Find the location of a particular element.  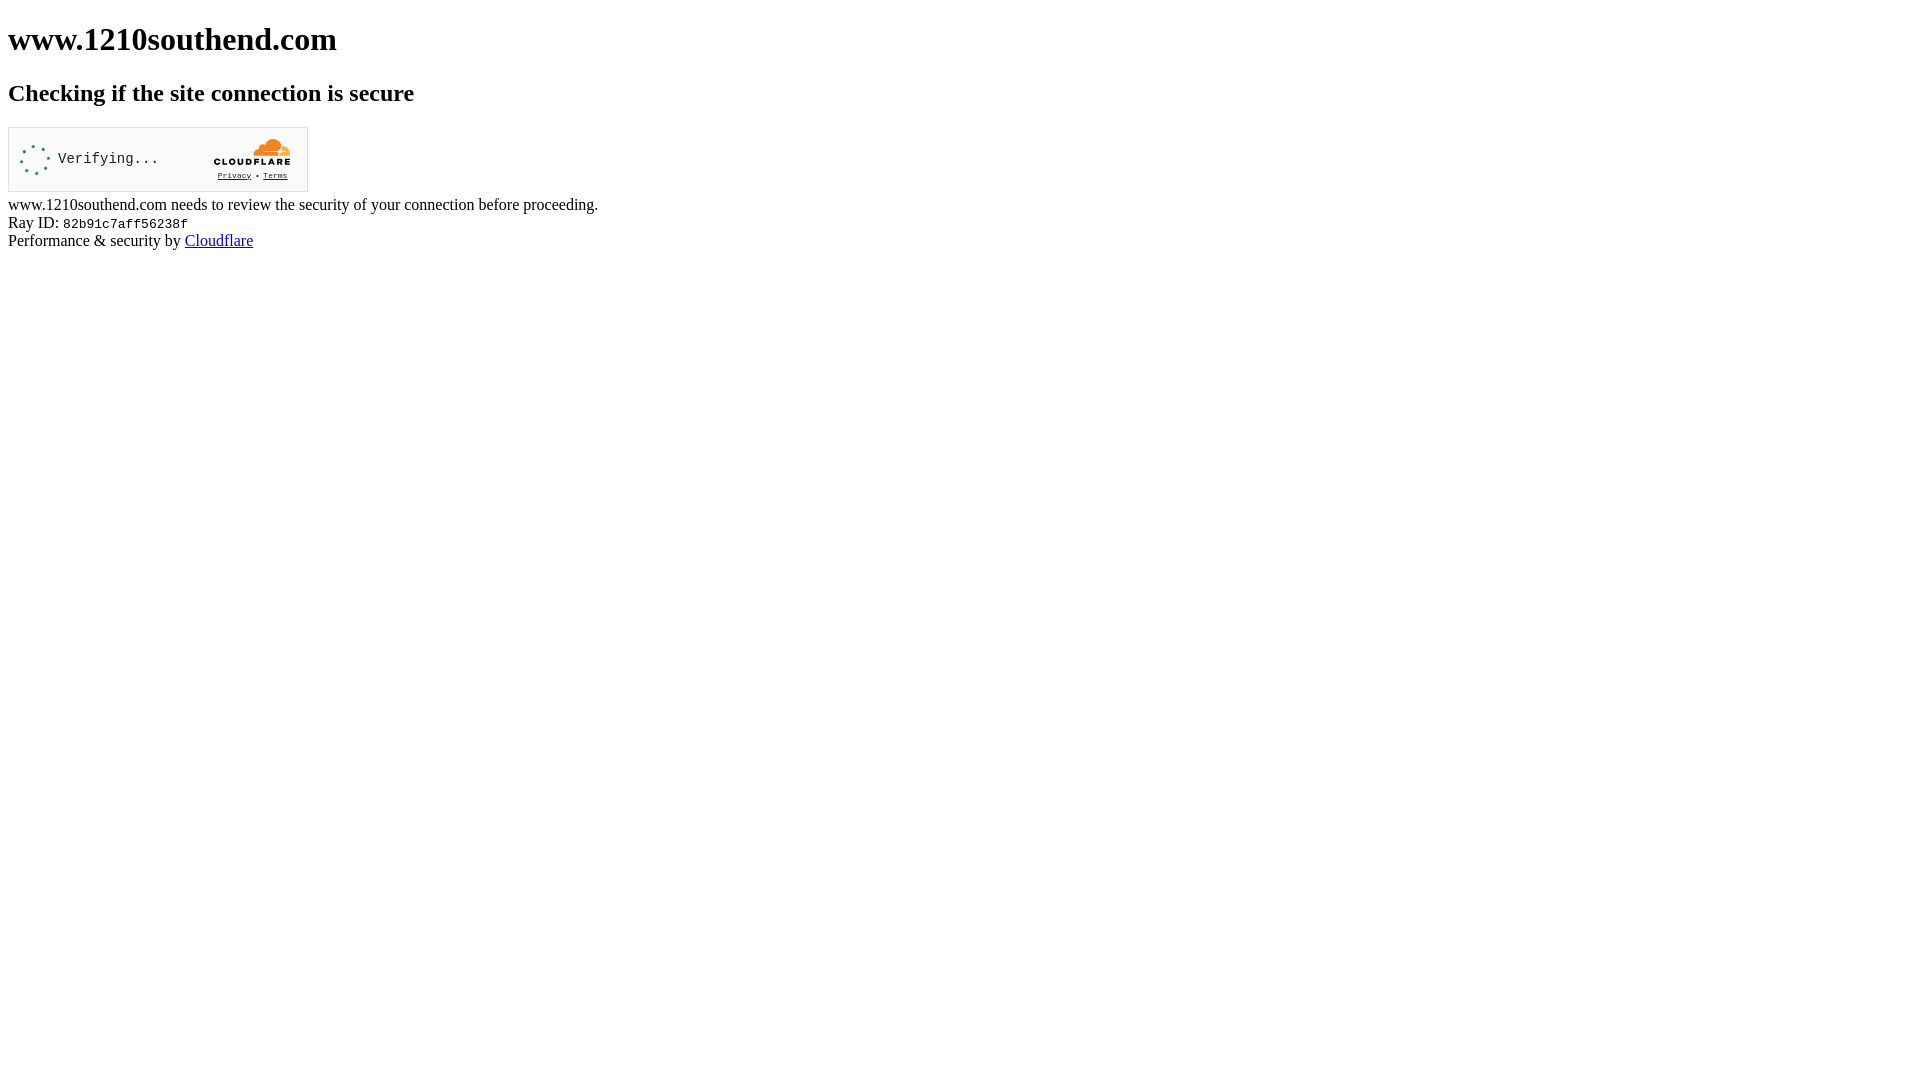

'Widget containing a Cloudflare security challenge' is located at coordinates (157, 158).